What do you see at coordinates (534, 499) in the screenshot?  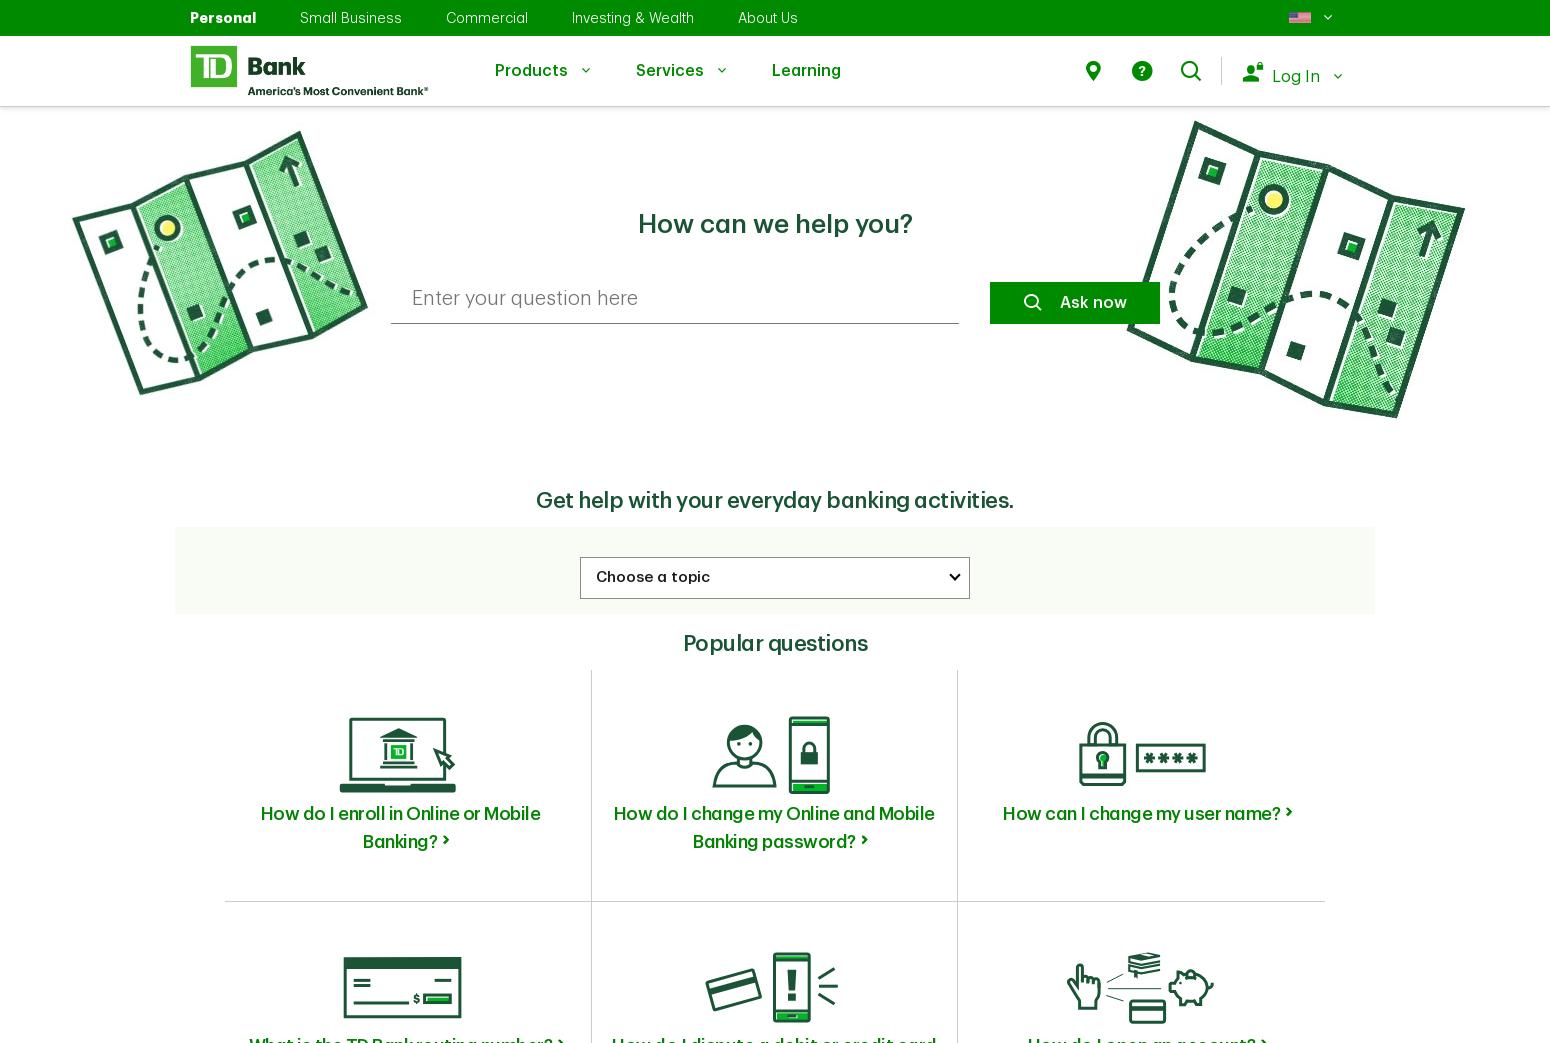 I see `'Get help with your everyday banking activities.'` at bounding box center [534, 499].